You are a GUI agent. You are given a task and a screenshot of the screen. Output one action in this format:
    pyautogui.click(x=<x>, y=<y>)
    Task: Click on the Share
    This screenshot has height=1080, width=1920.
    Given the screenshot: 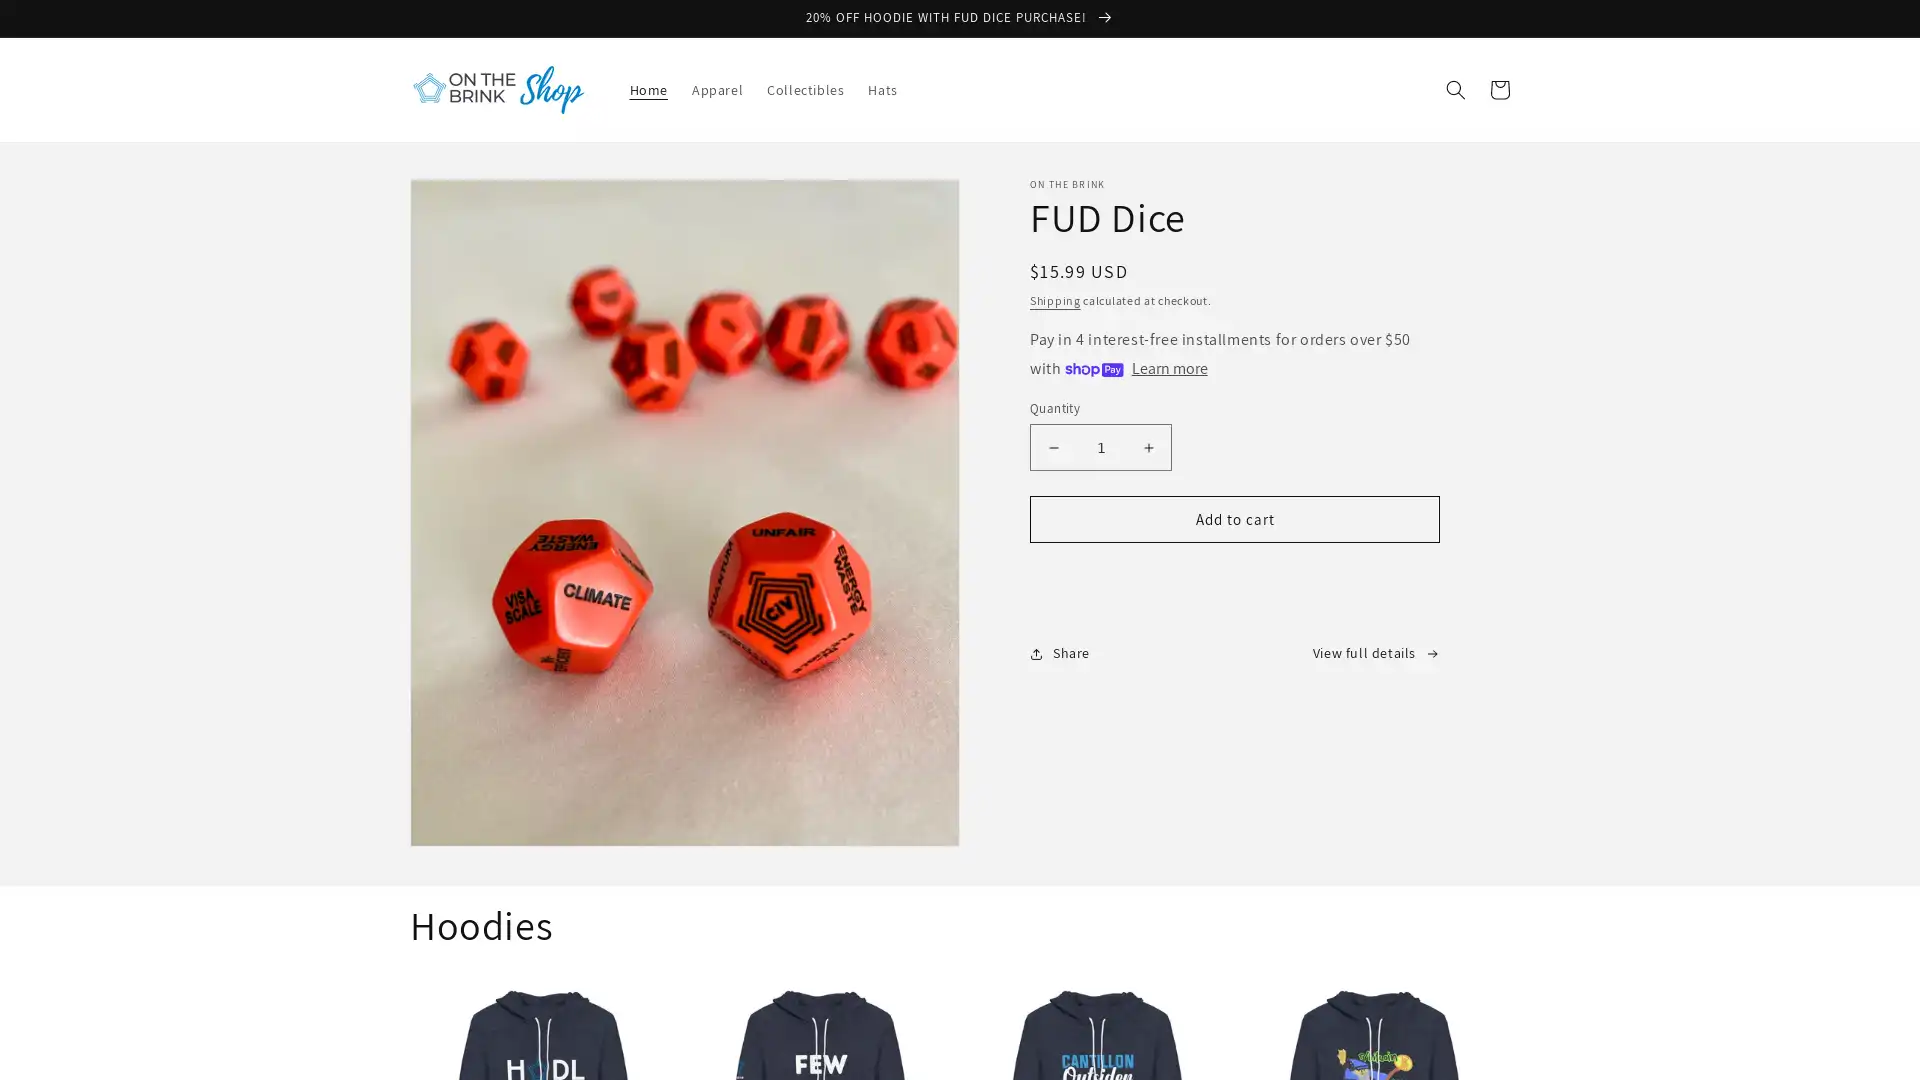 What is the action you would take?
    pyautogui.click(x=1059, y=653)
    